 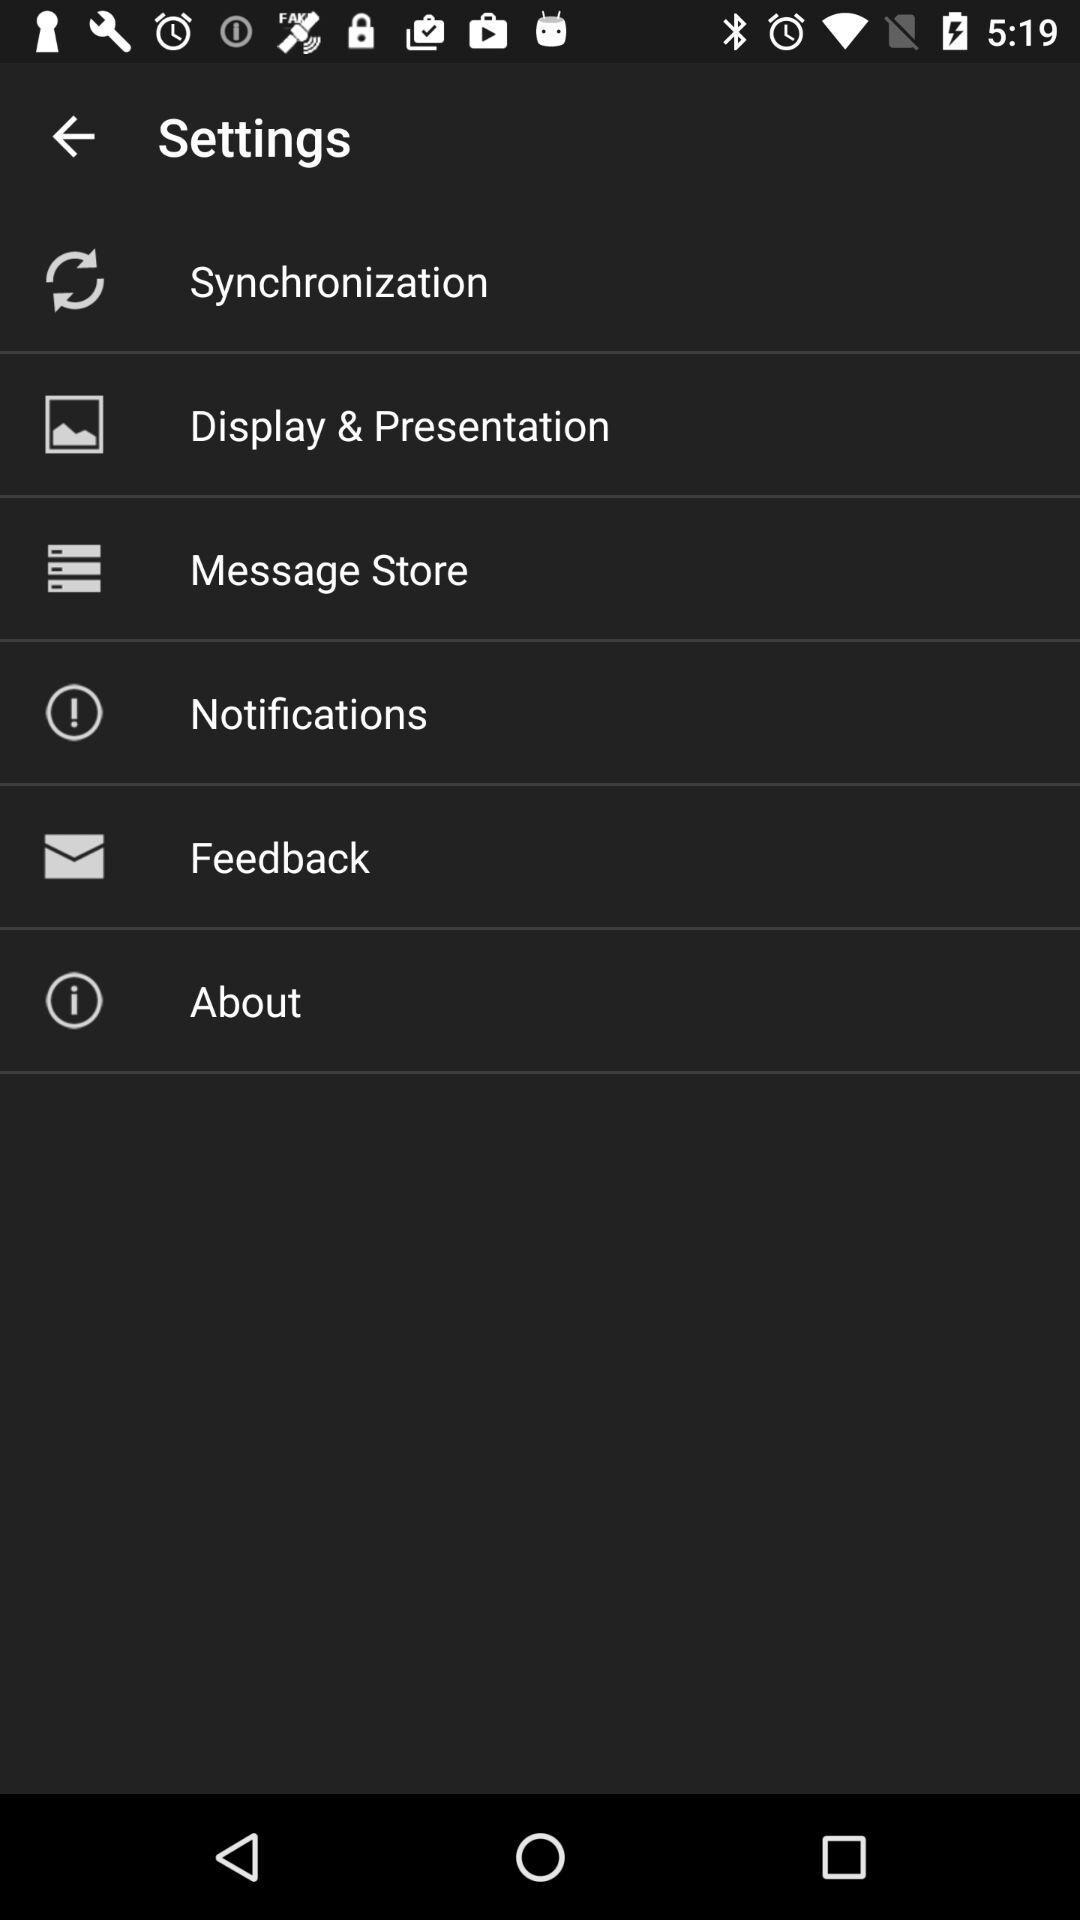 I want to click on the icon above the about icon, so click(x=279, y=856).